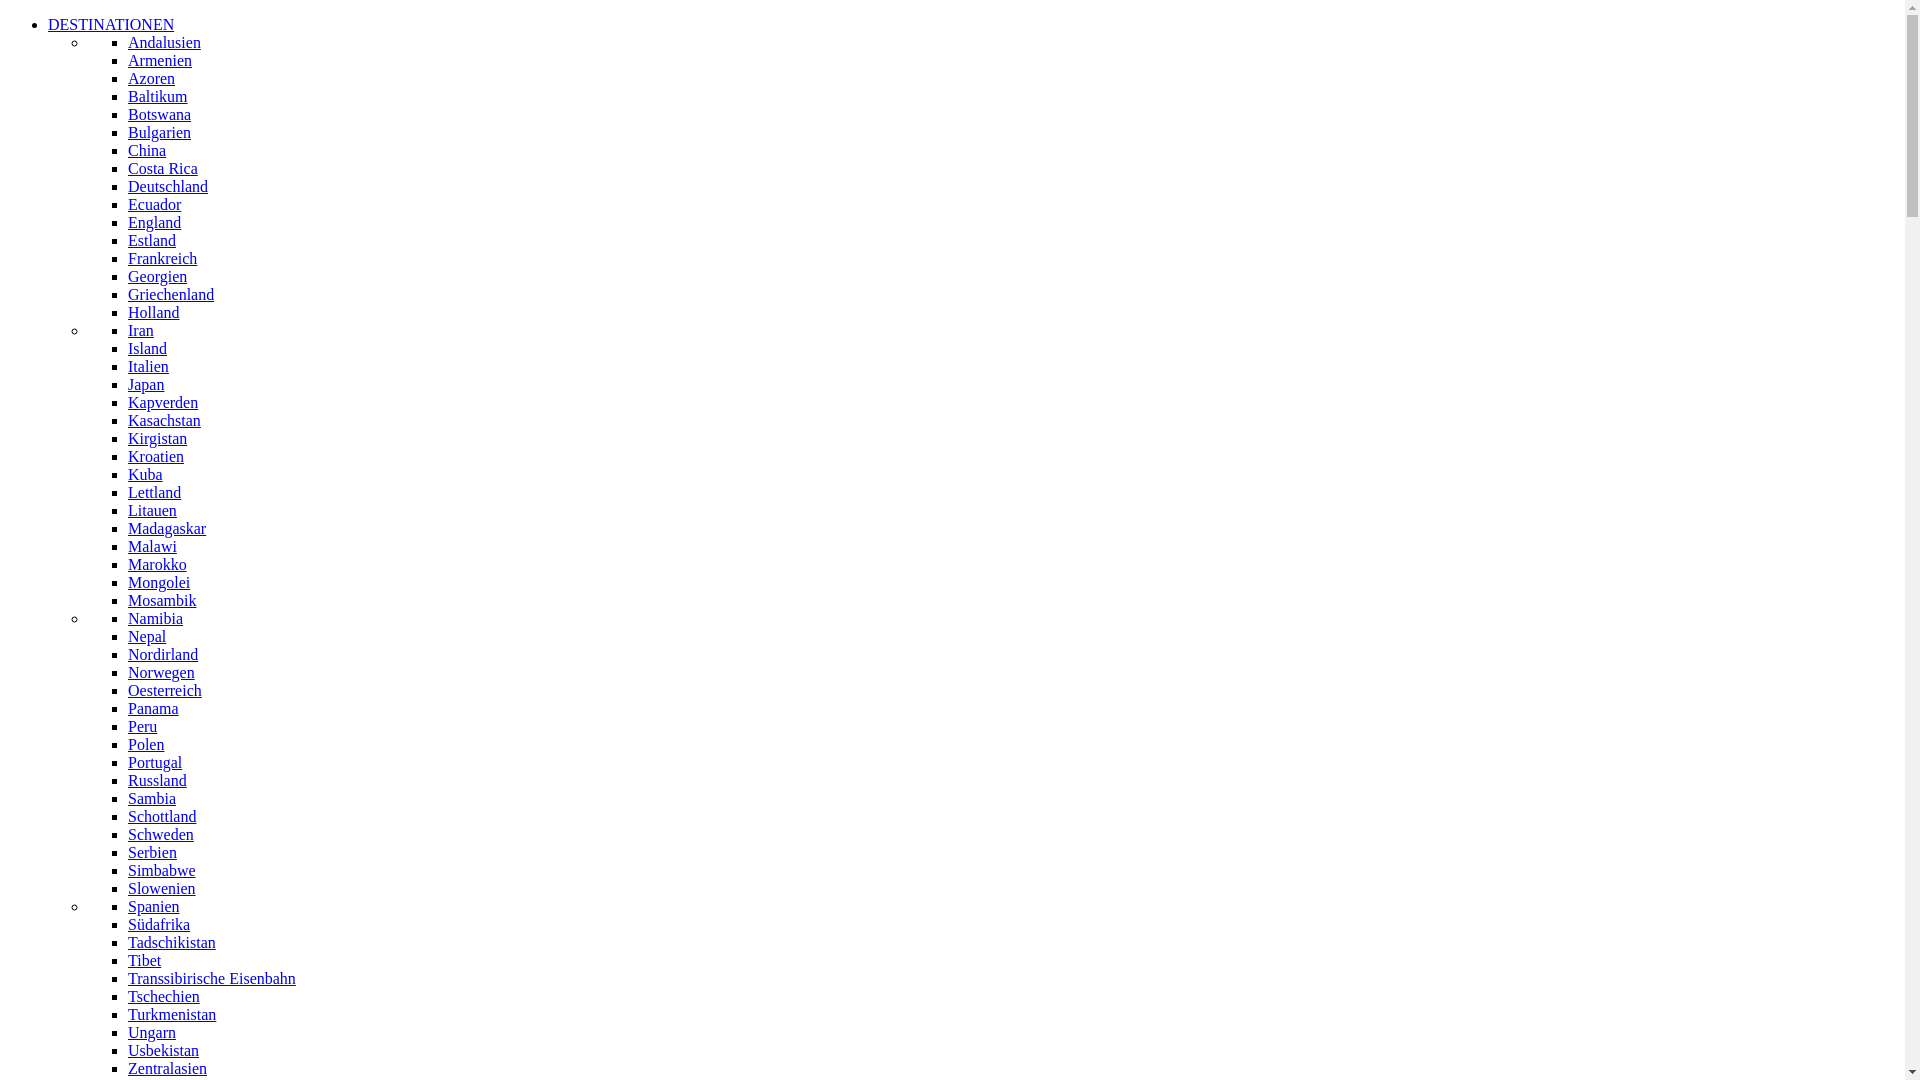 The image size is (1920, 1080). What do you see at coordinates (163, 167) in the screenshot?
I see `'Costa Rica'` at bounding box center [163, 167].